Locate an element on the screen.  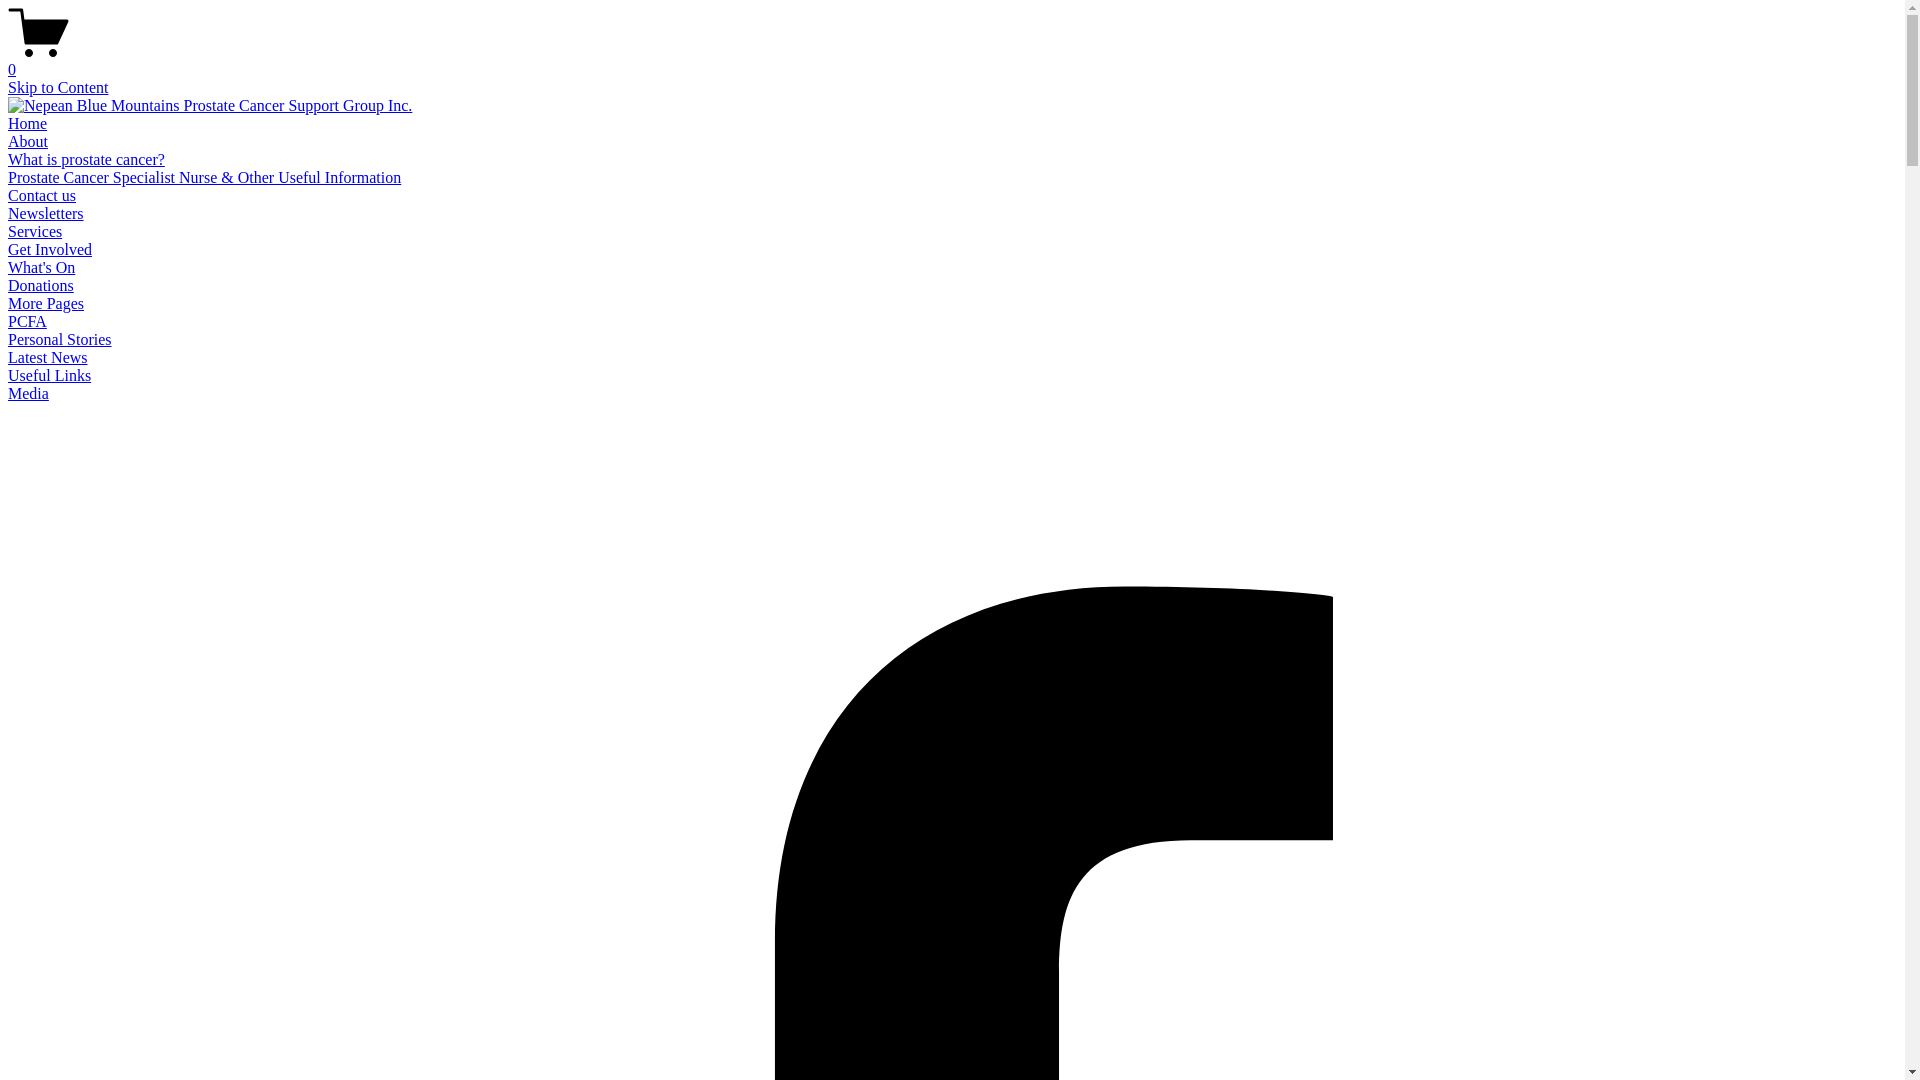
'PCFA' is located at coordinates (27, 320).